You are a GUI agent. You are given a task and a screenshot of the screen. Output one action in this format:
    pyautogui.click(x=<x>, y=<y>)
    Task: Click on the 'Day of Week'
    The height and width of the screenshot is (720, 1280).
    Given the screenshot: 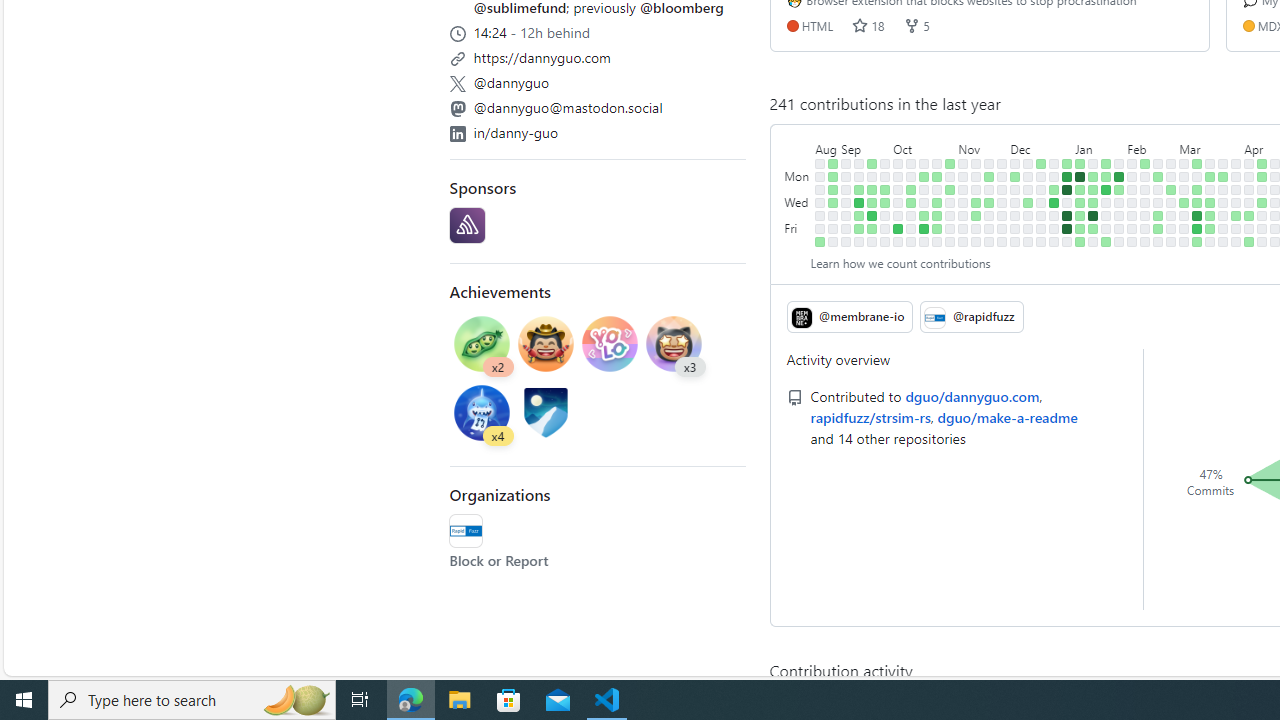 What is the action you would take?
    pyautogui.click(x=797, y=144)
    